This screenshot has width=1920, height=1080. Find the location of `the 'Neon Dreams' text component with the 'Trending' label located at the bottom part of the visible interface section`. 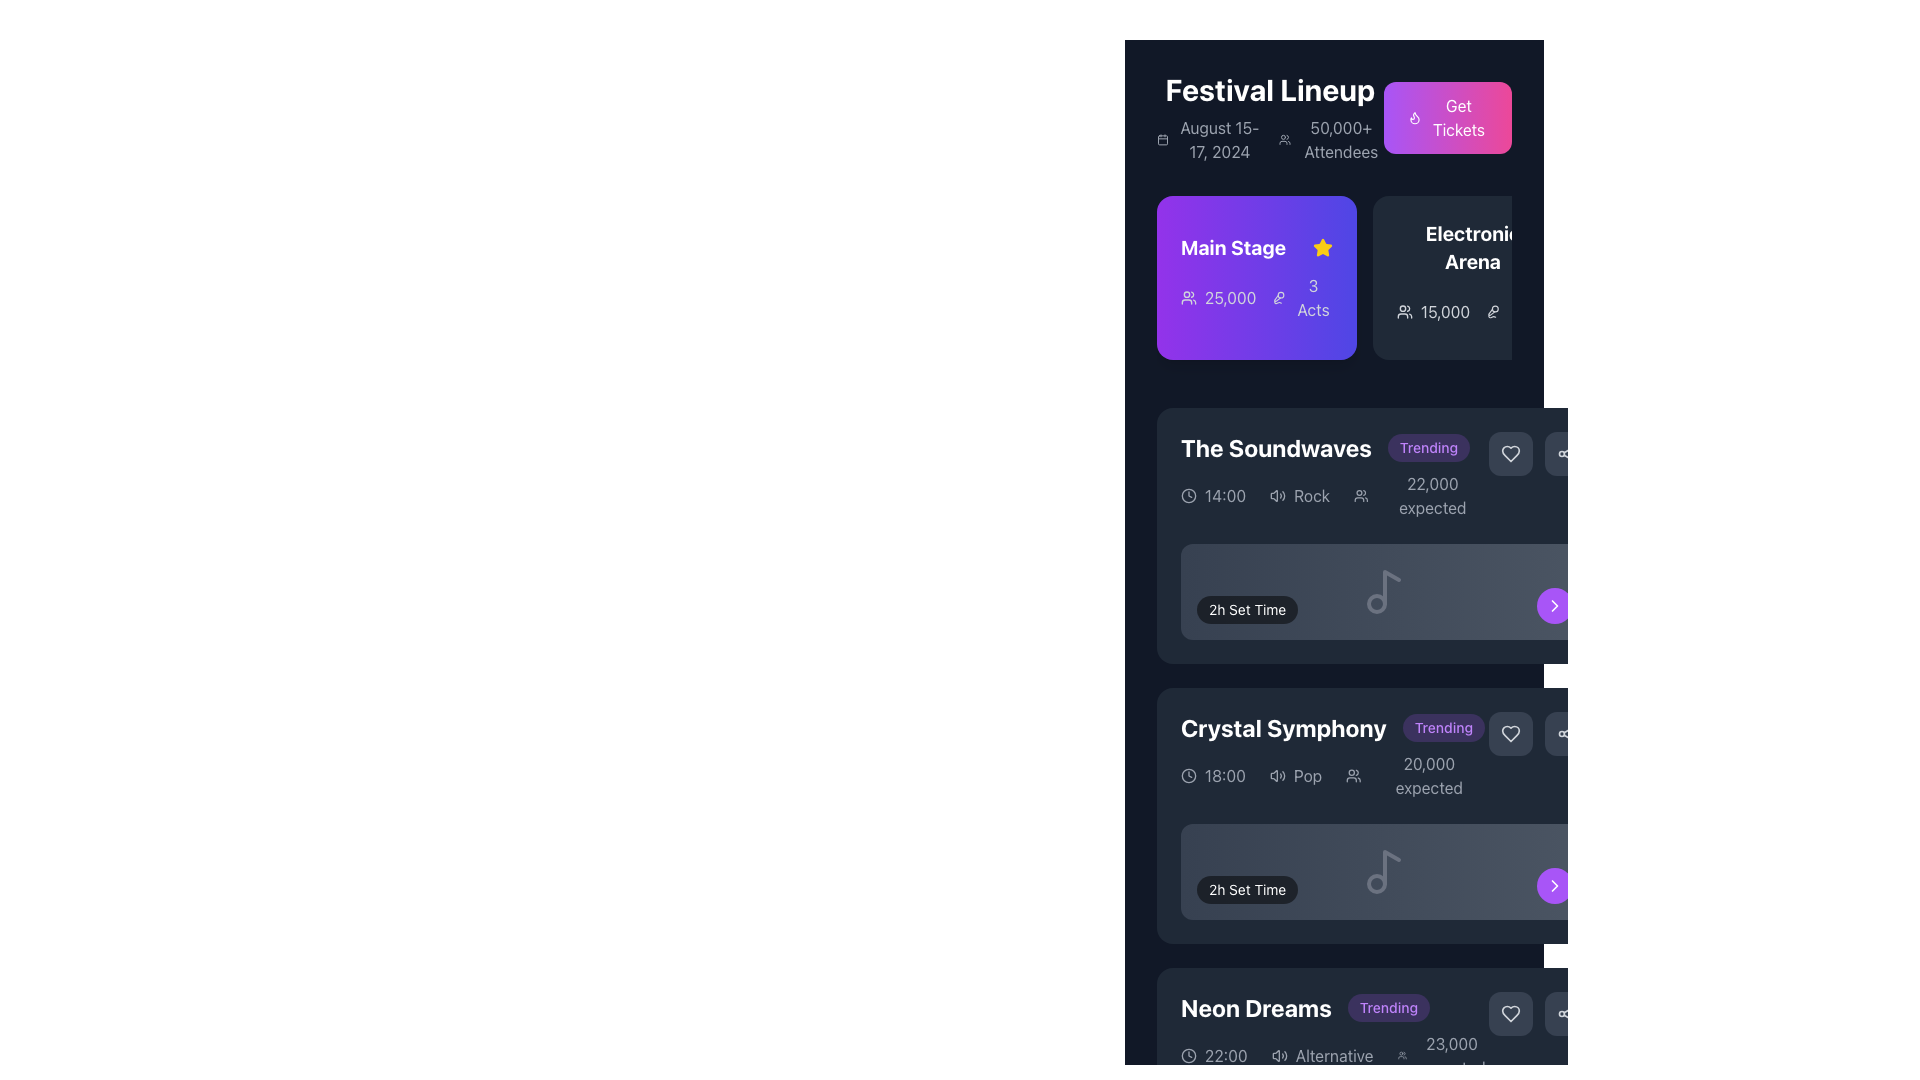

the 'Neon Dreams' text component with the 'Trending' label located at the bottom part of the visible interface section is located at coordinates (1334, 1007).